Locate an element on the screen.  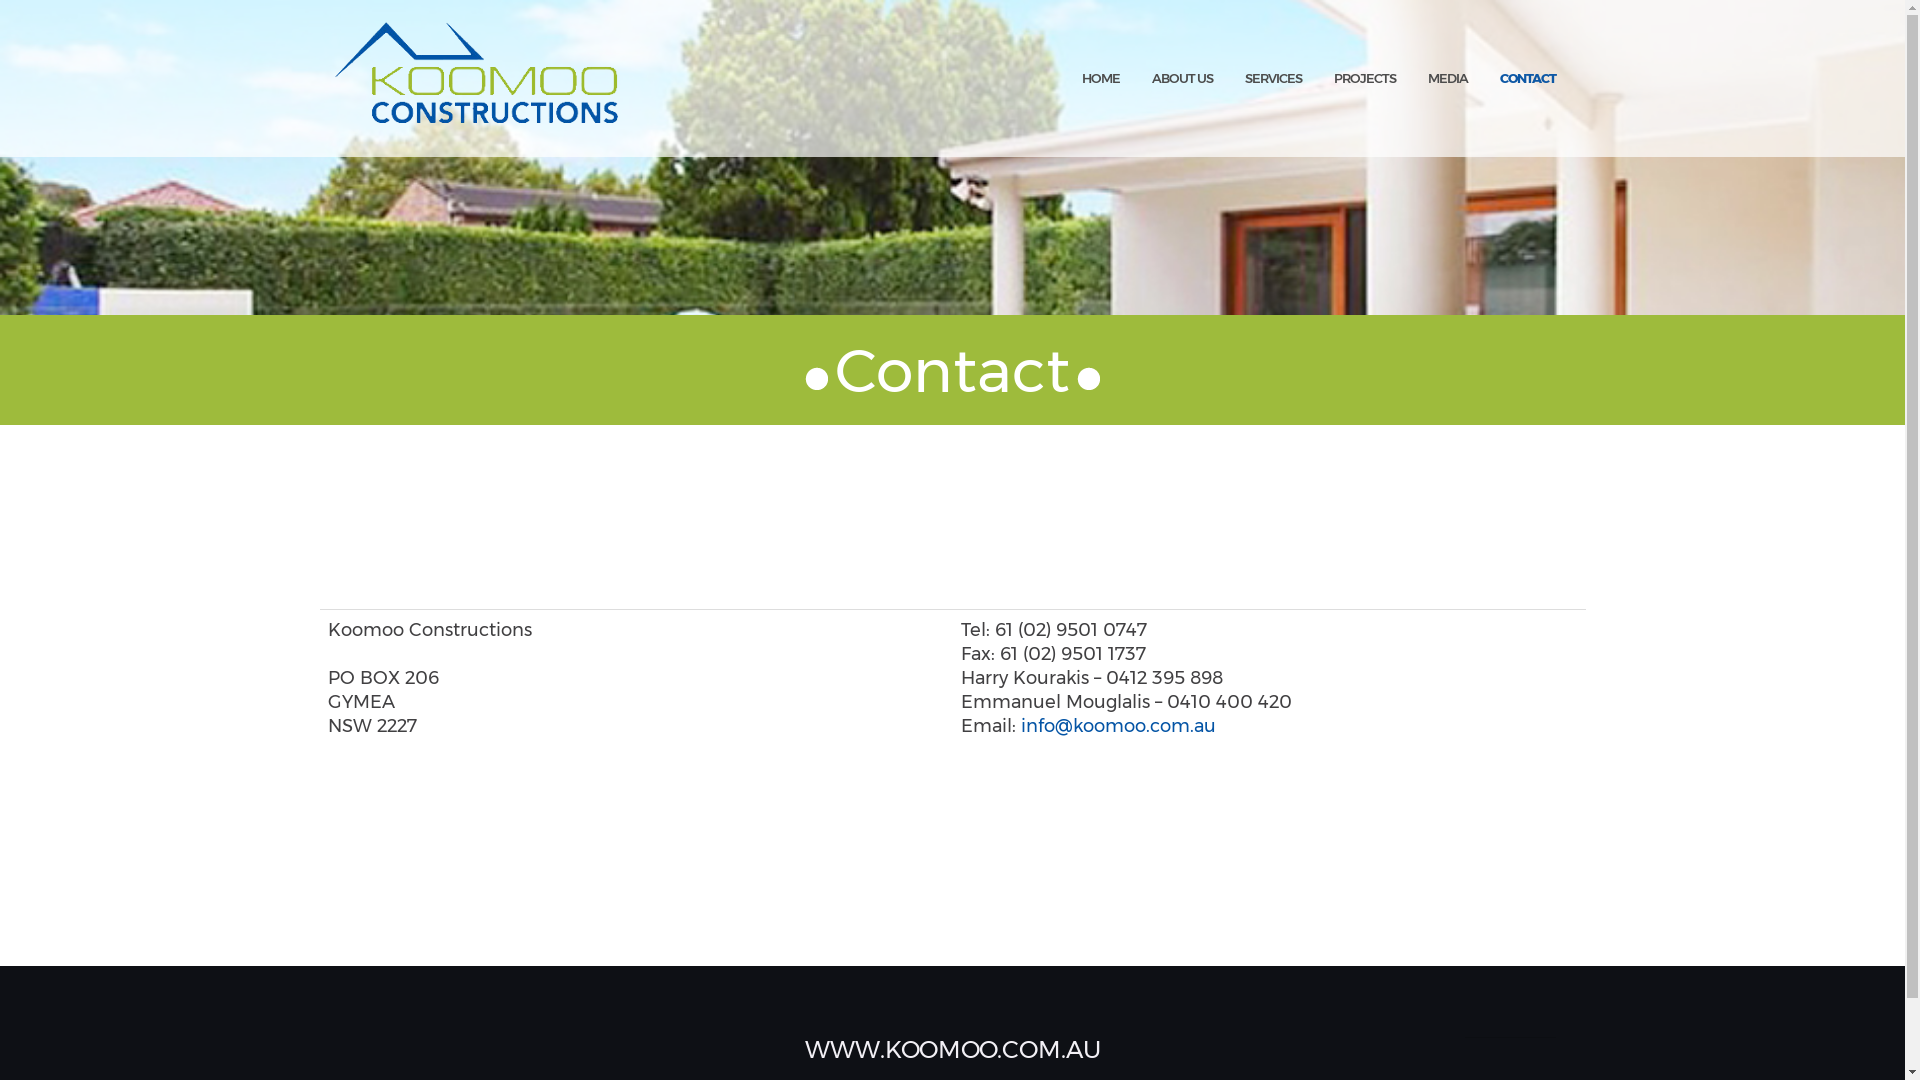
'CONTACT' is located at coordinates (1526, 78).